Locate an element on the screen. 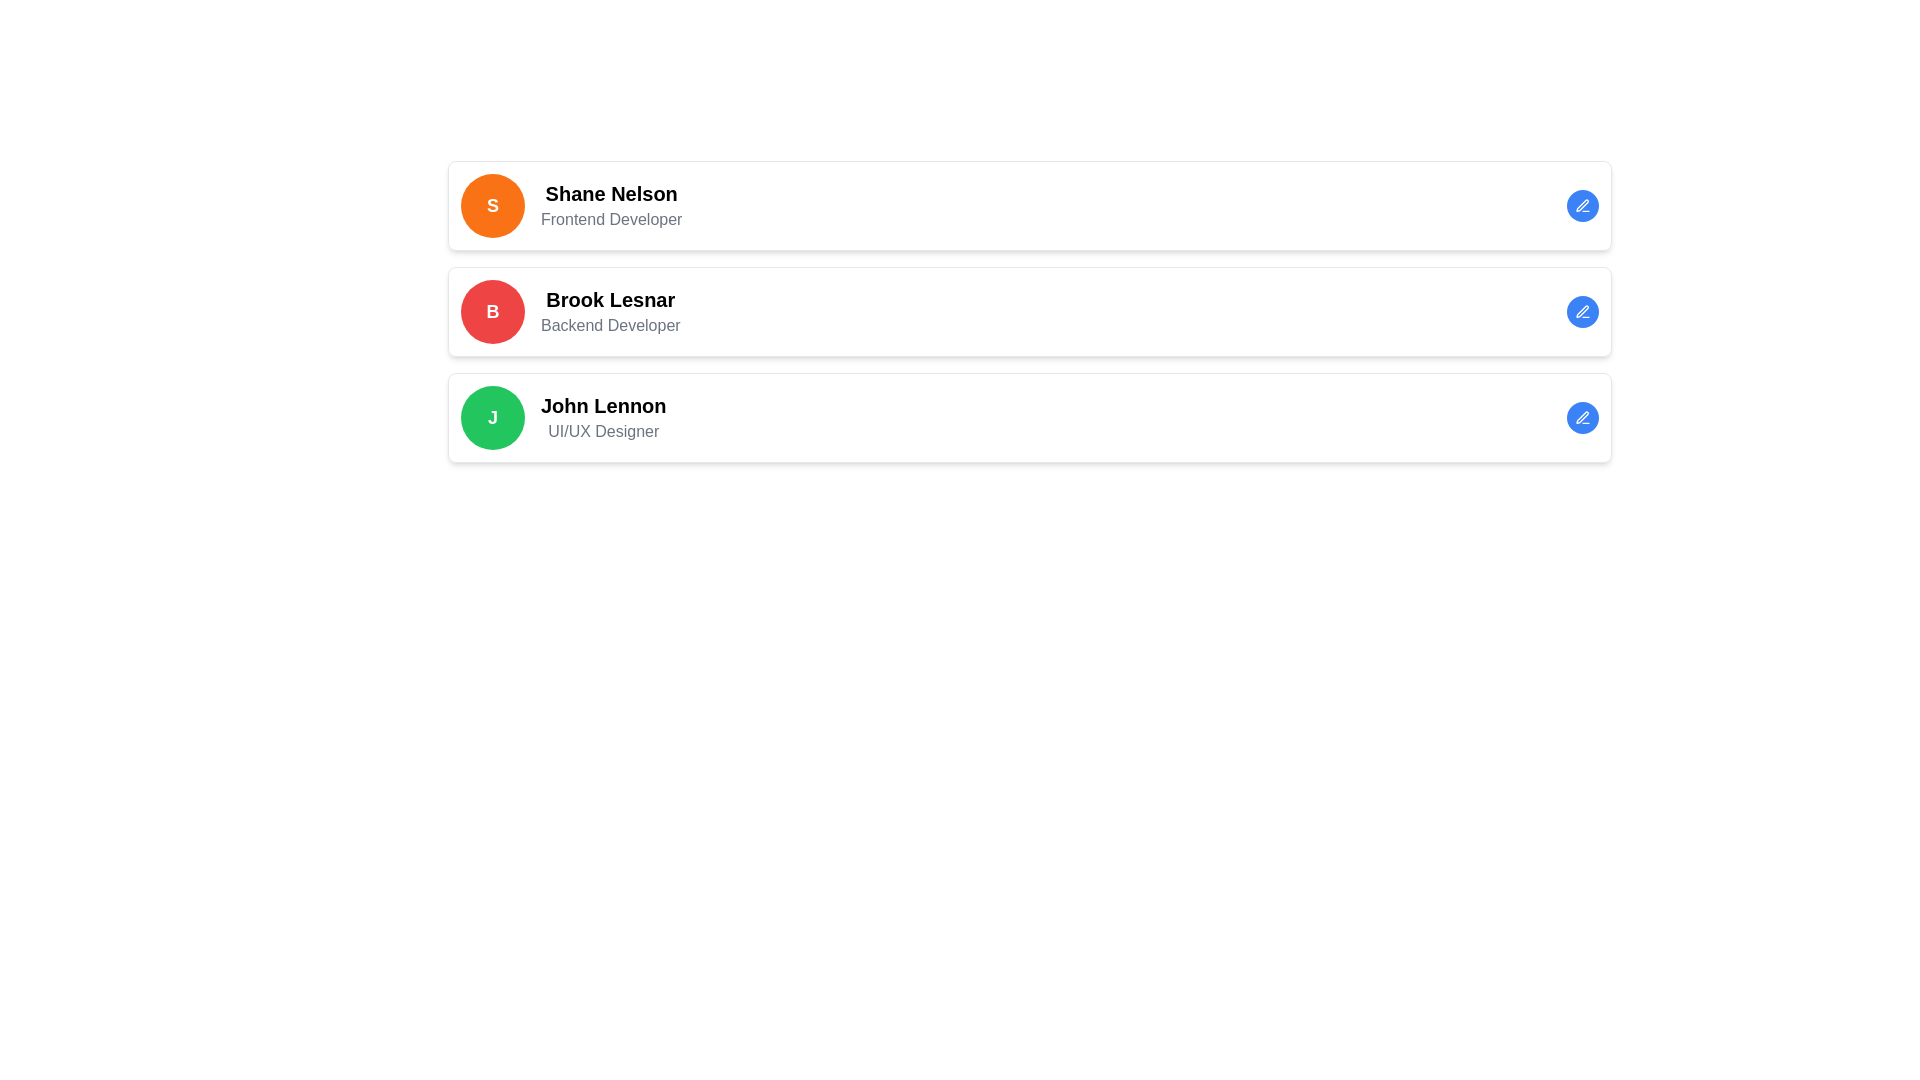  the pen icon located at the top right corner of Shane Nelson's card is located at coordinates (1582, 205).